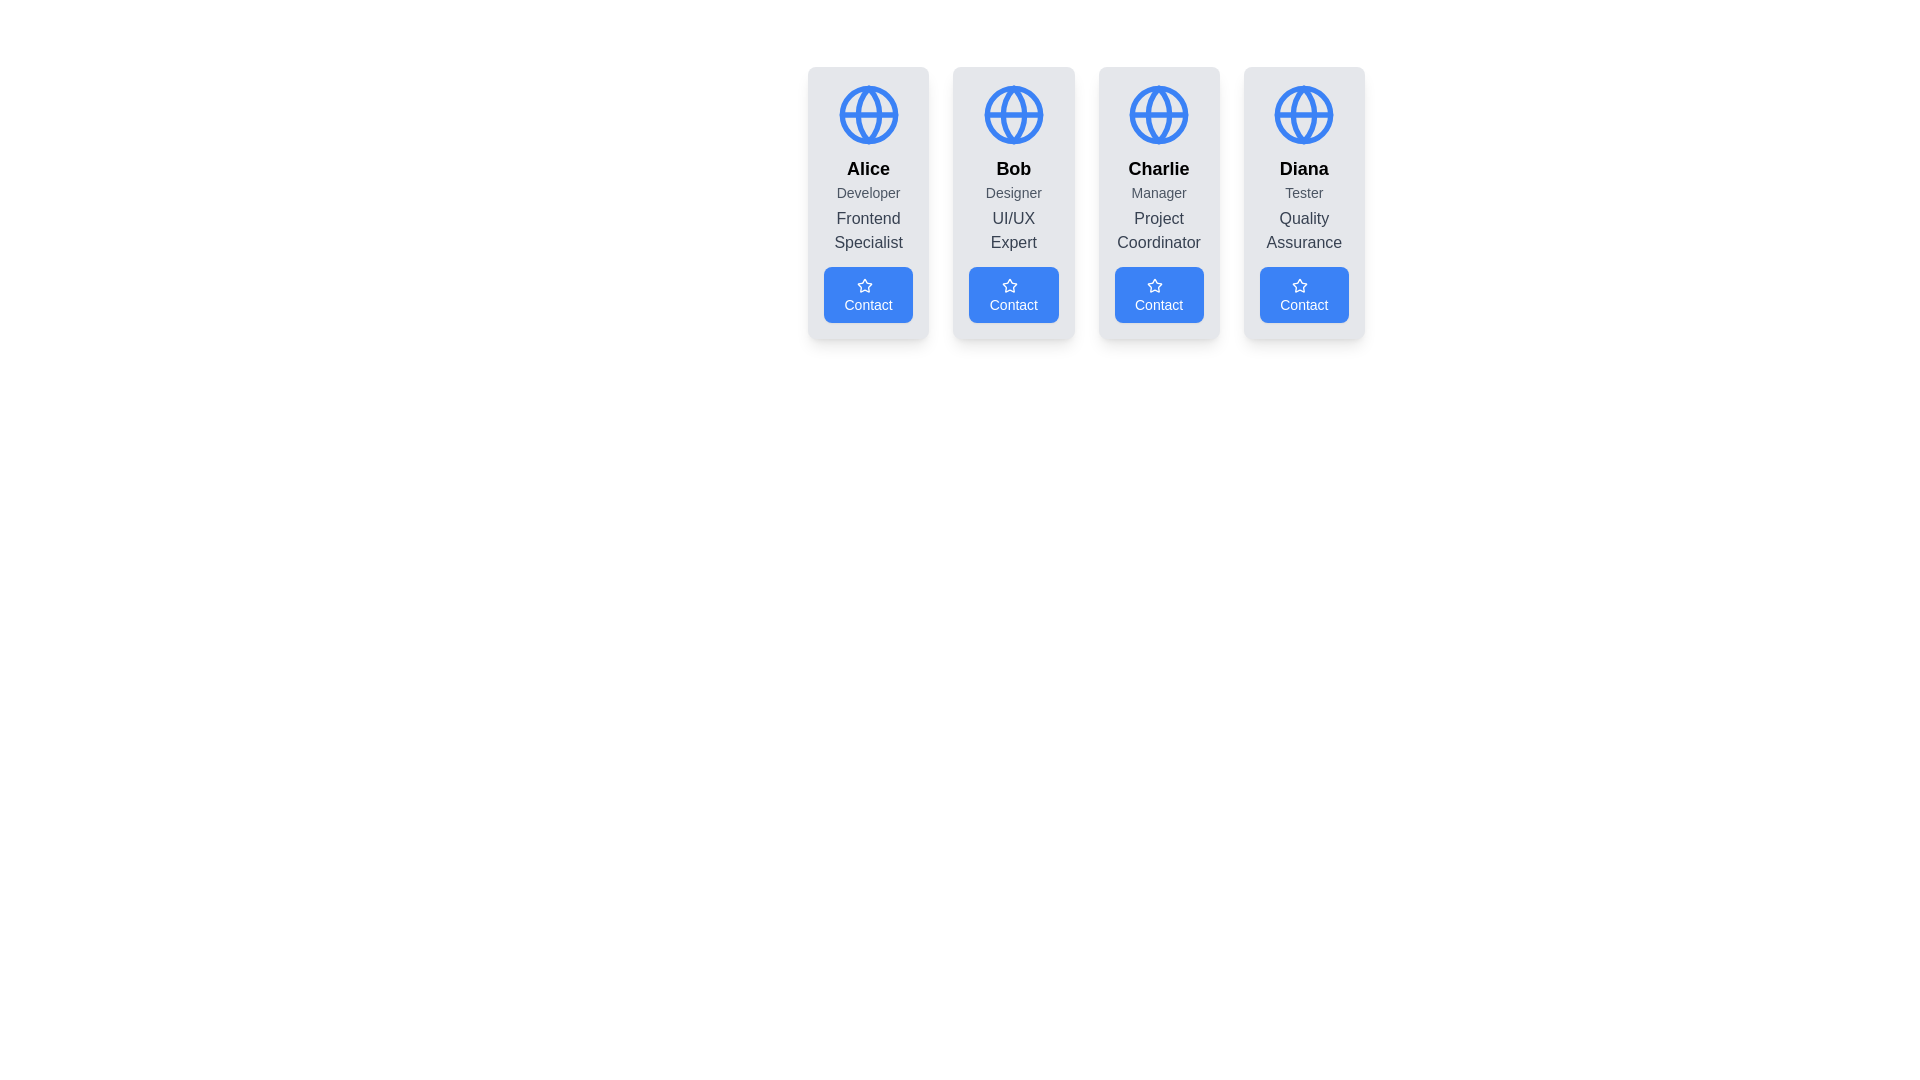  I want to click on the text label displaying 'Tester' which is positioned below the name 'Diana' in the fourth person card, so click(1304, 192).